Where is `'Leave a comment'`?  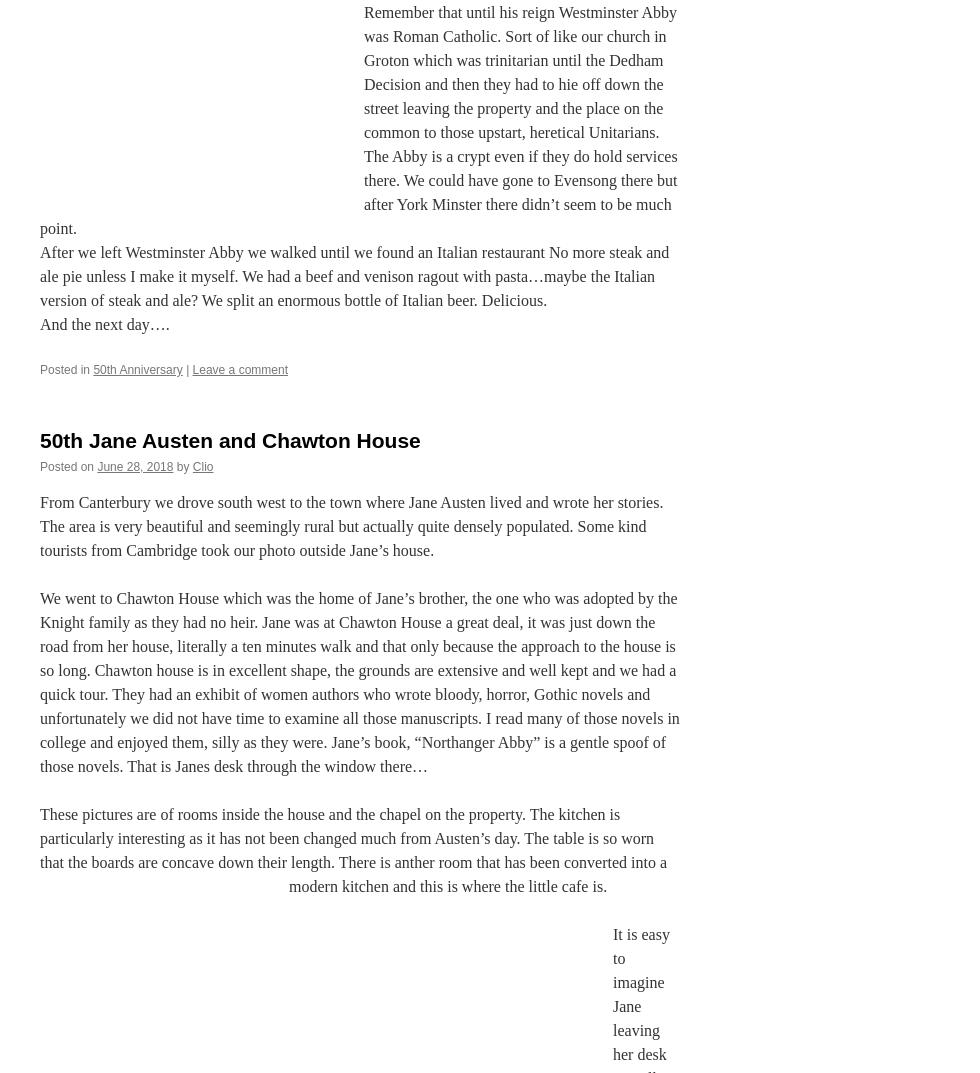
'Leave a comment' is located at coordinates (239, 368).